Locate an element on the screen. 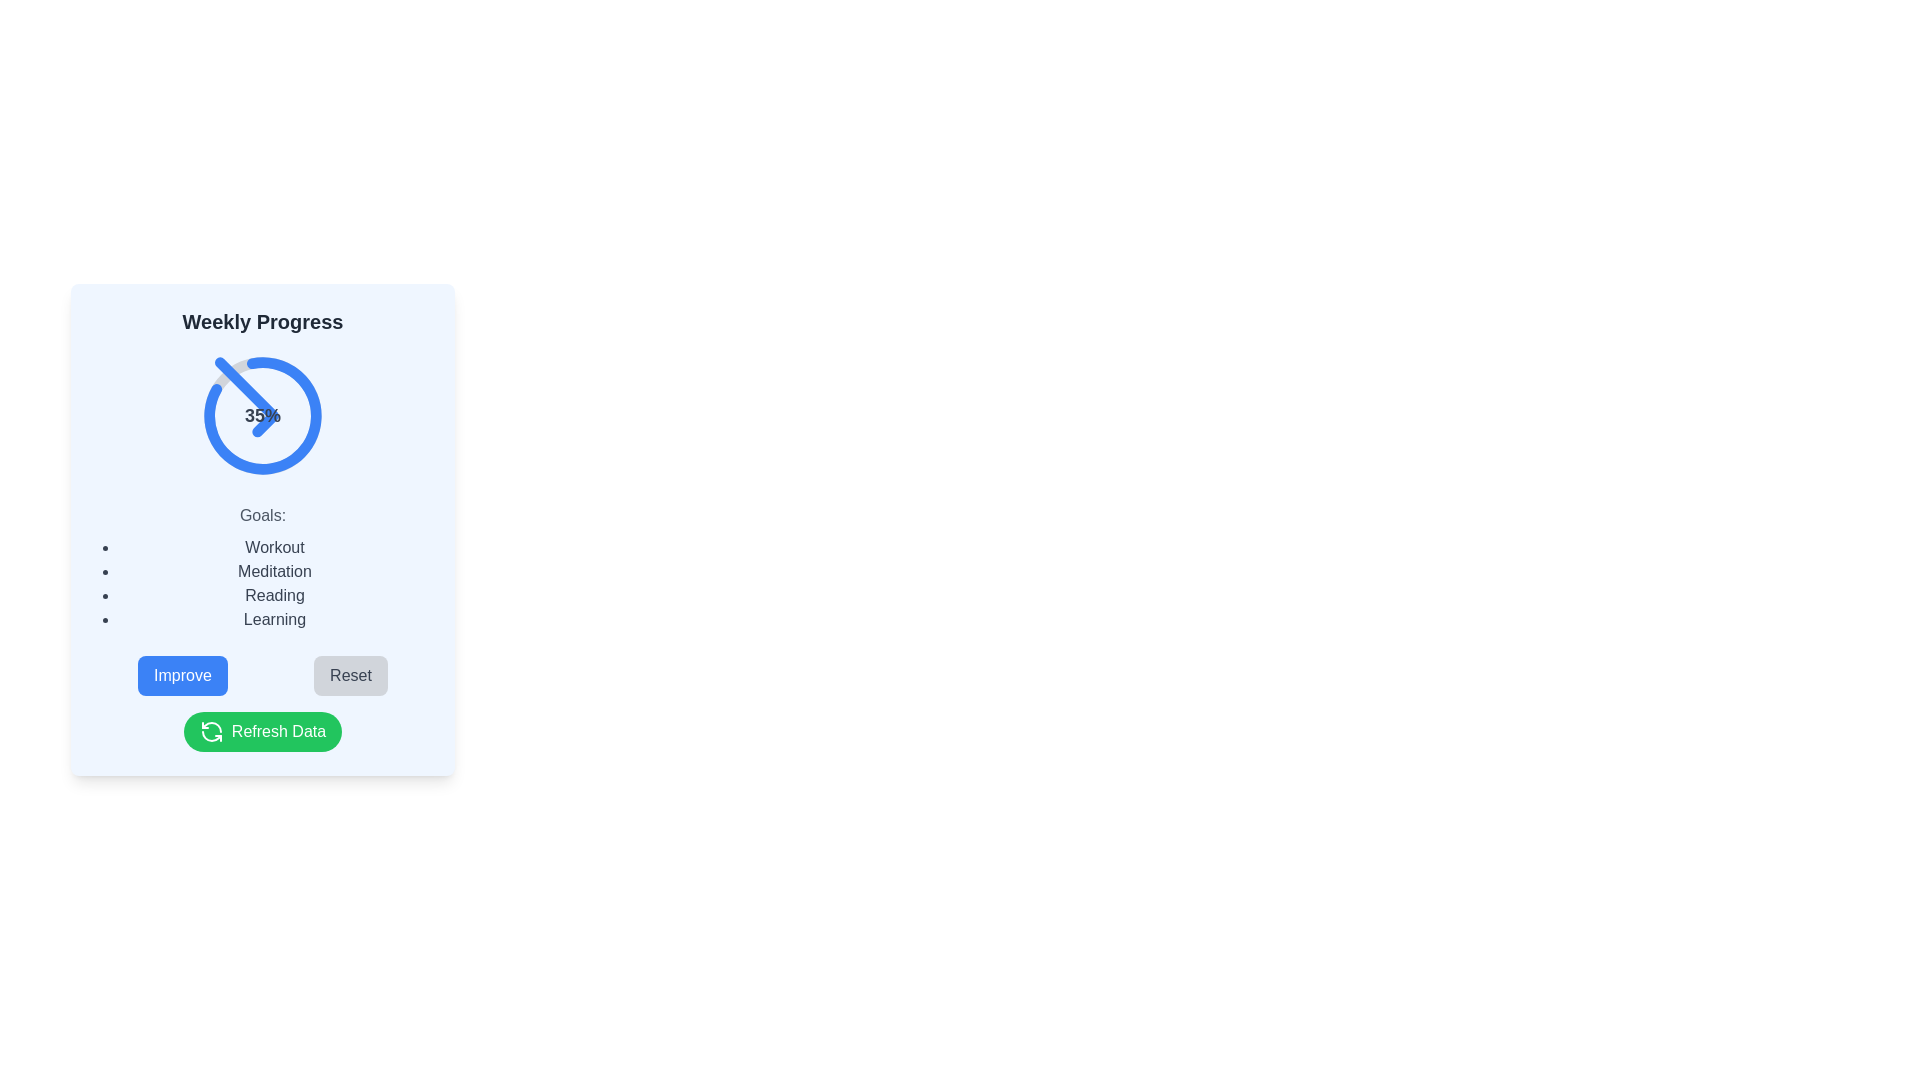  the circular refresh icon located inside the green 'Refresh Data' button, positioned to the left of the text is located at coordinates (211, 732).